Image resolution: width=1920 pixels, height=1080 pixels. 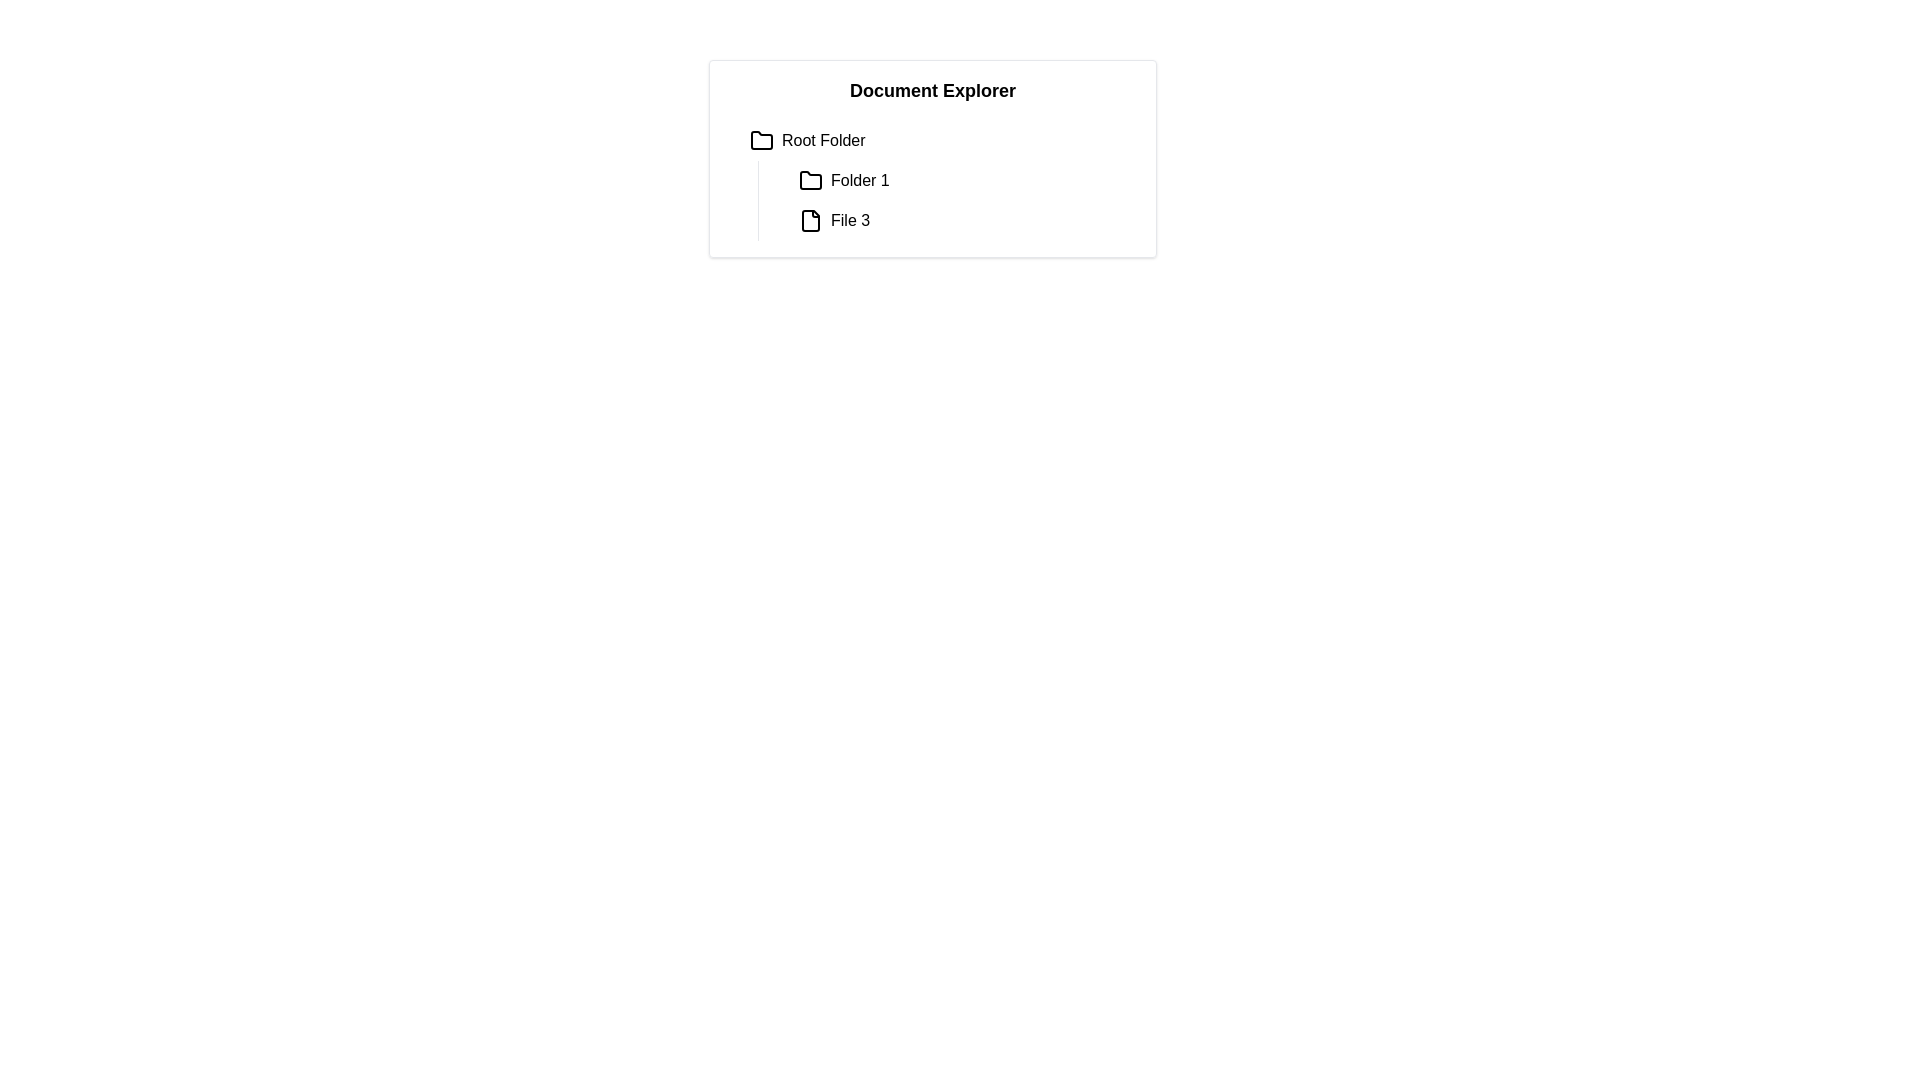 What do you see at coordinates (939, 140) in the screenshot?
I see `the 'Root Folder' item in the hierarchical navigation list` at bounding box center [939, 140].